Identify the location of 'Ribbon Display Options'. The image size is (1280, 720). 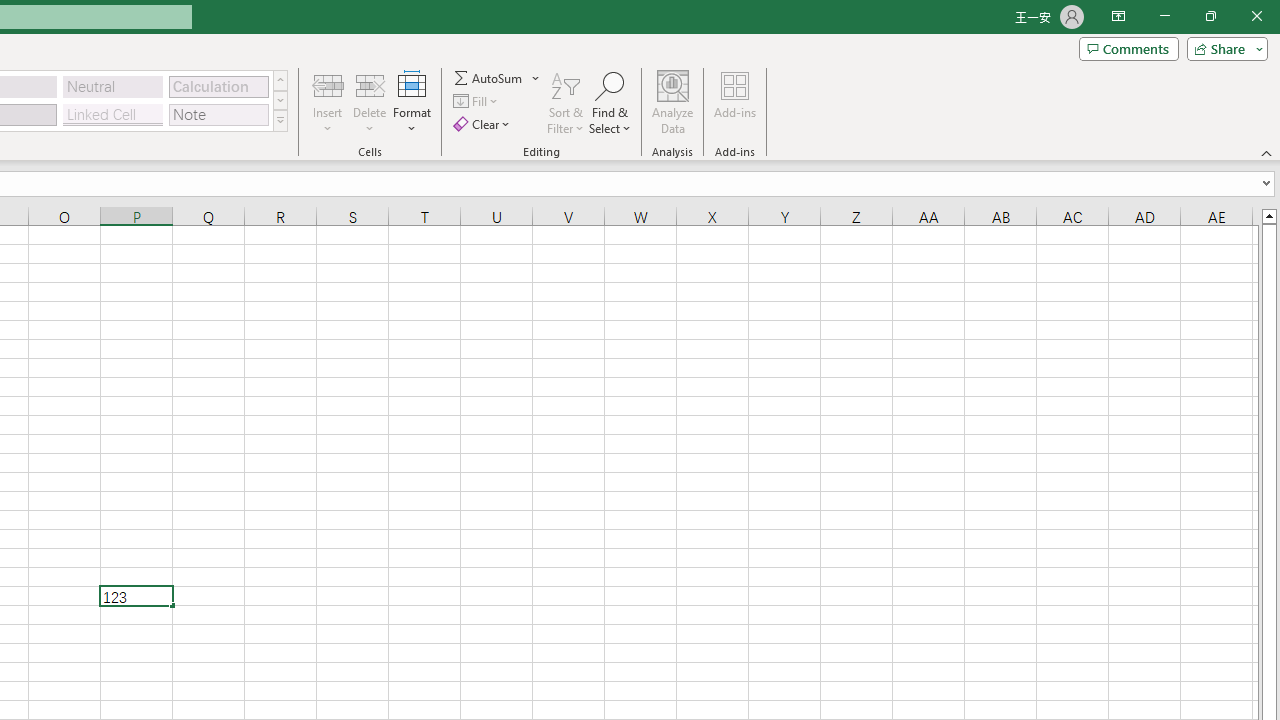
(1117, 16).